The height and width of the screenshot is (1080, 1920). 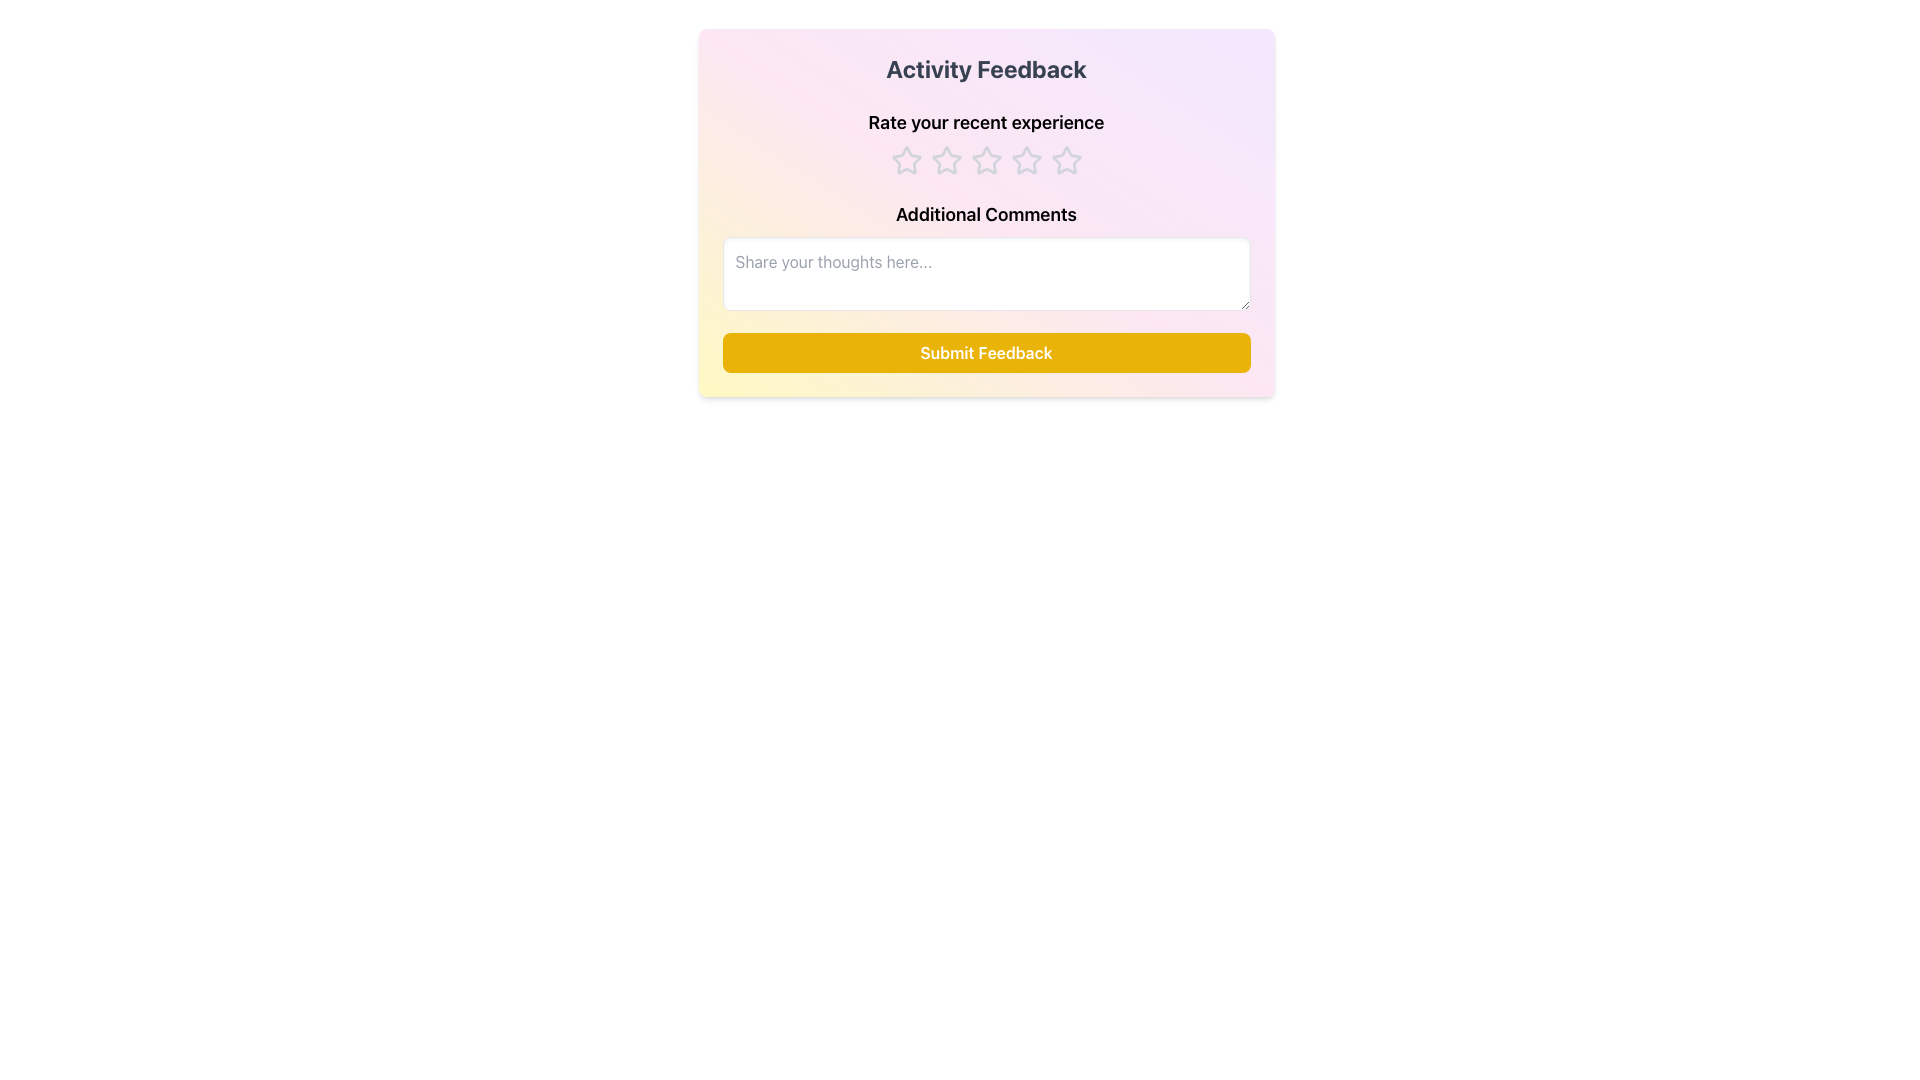 I want to click on the third star in the rating input section of the feedback form, so click(x=1026, y=159).